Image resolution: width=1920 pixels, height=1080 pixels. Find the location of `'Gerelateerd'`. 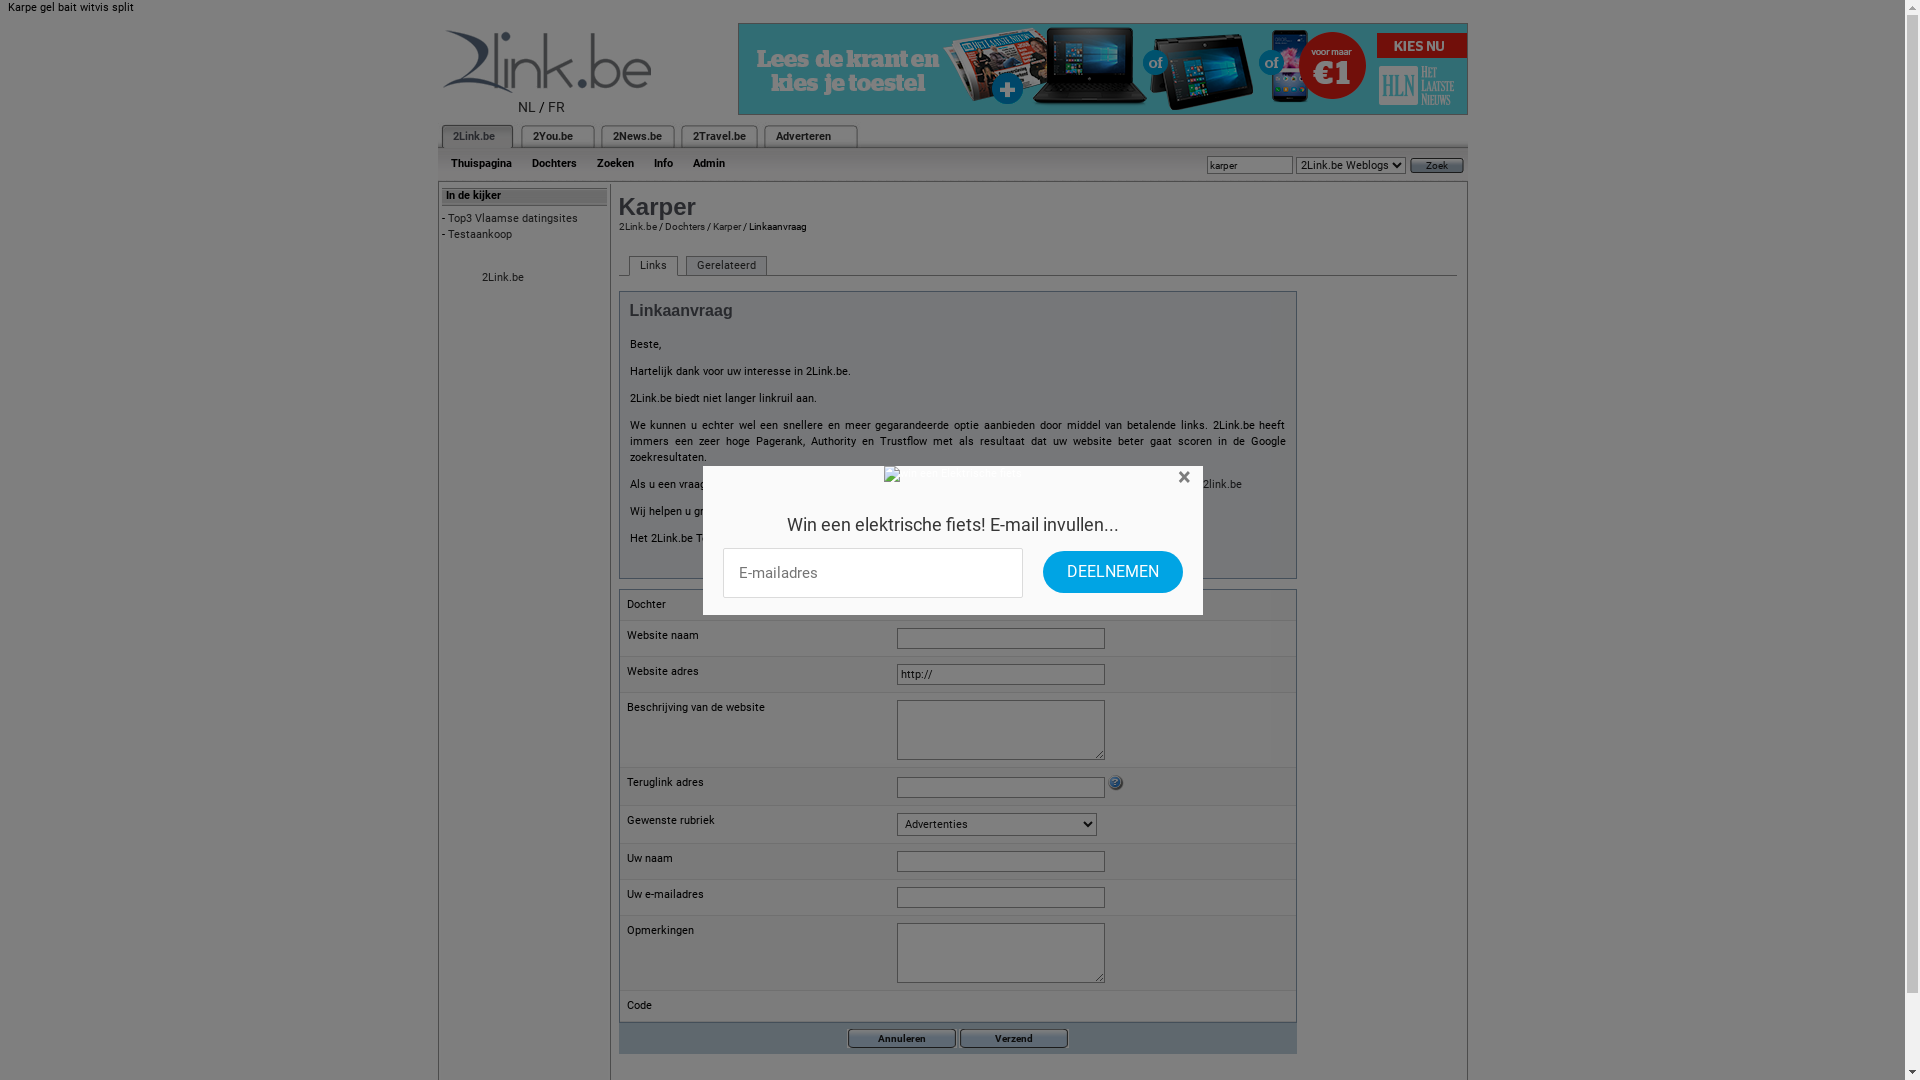

'Gerelateerd' is located at coordinates (725, 265).